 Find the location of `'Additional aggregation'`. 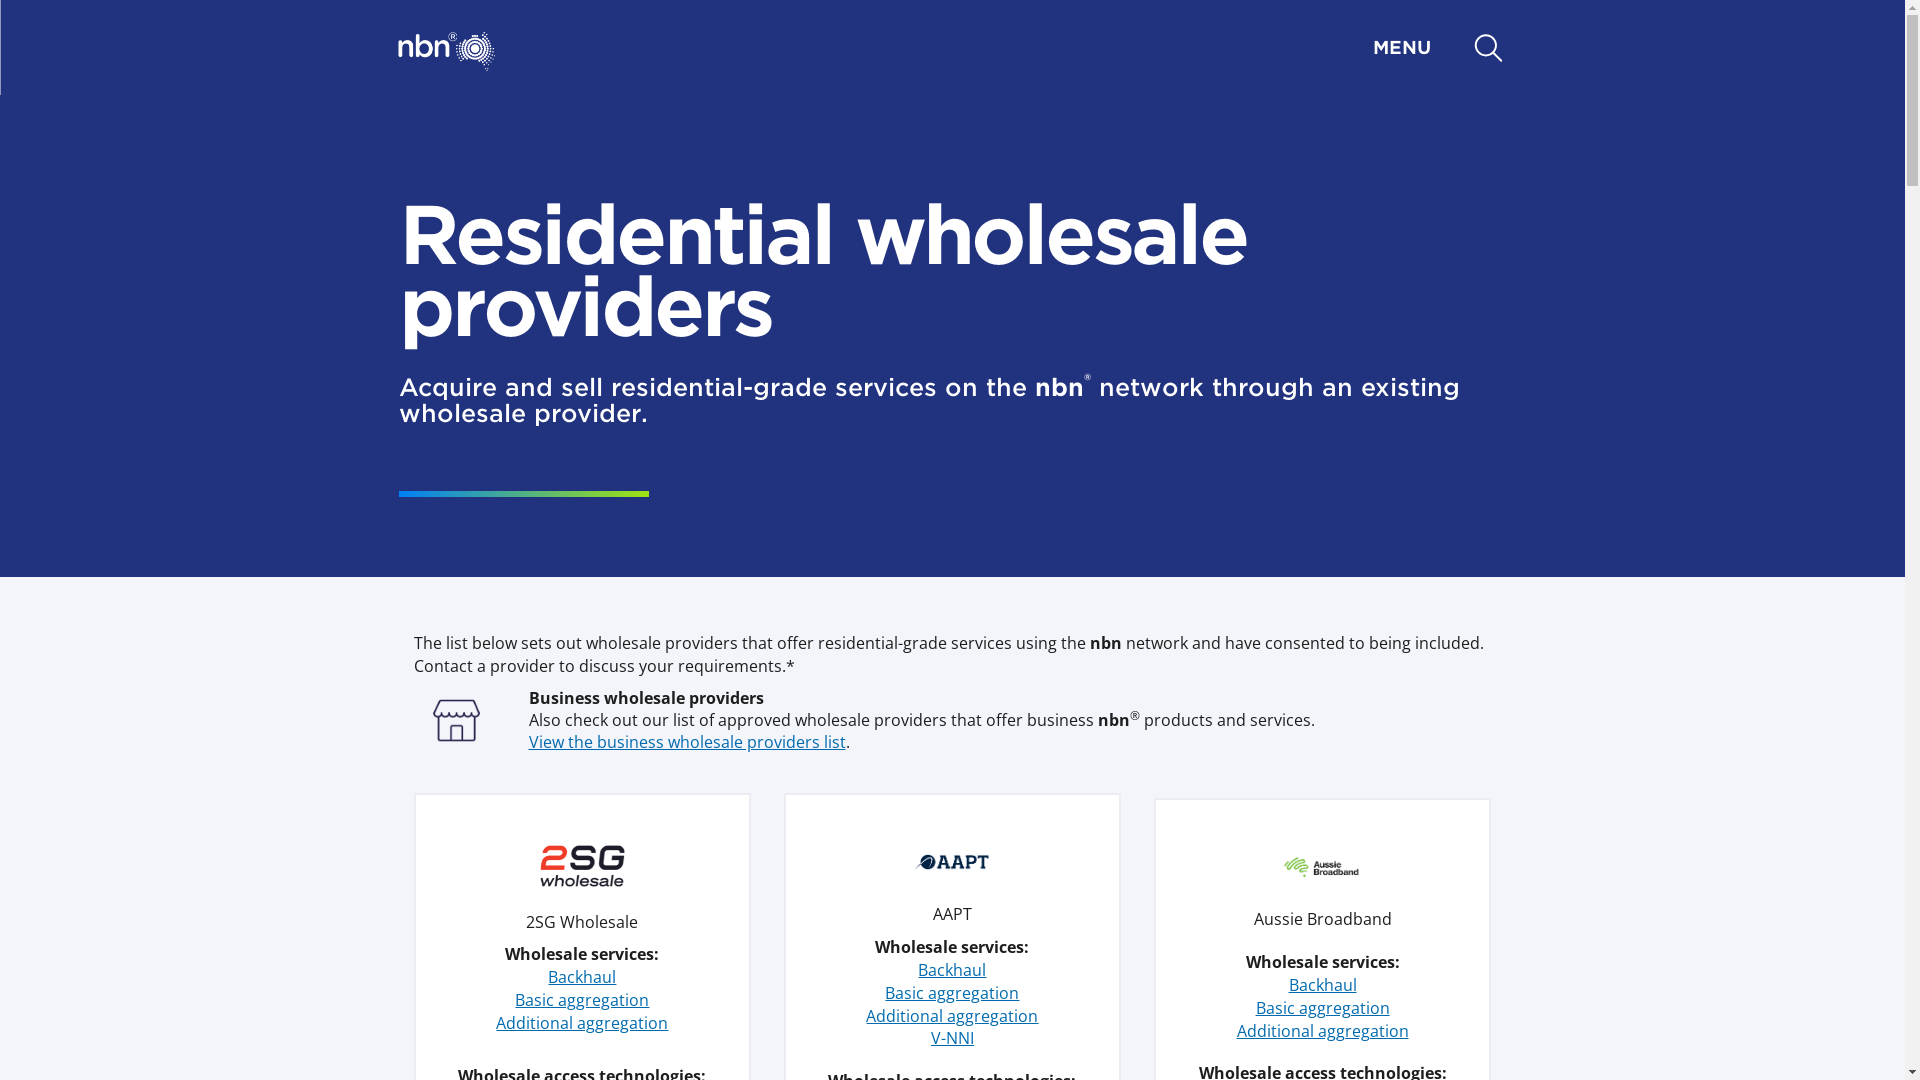

'Additional aggregation' is located at coordinates (1323, 1030).